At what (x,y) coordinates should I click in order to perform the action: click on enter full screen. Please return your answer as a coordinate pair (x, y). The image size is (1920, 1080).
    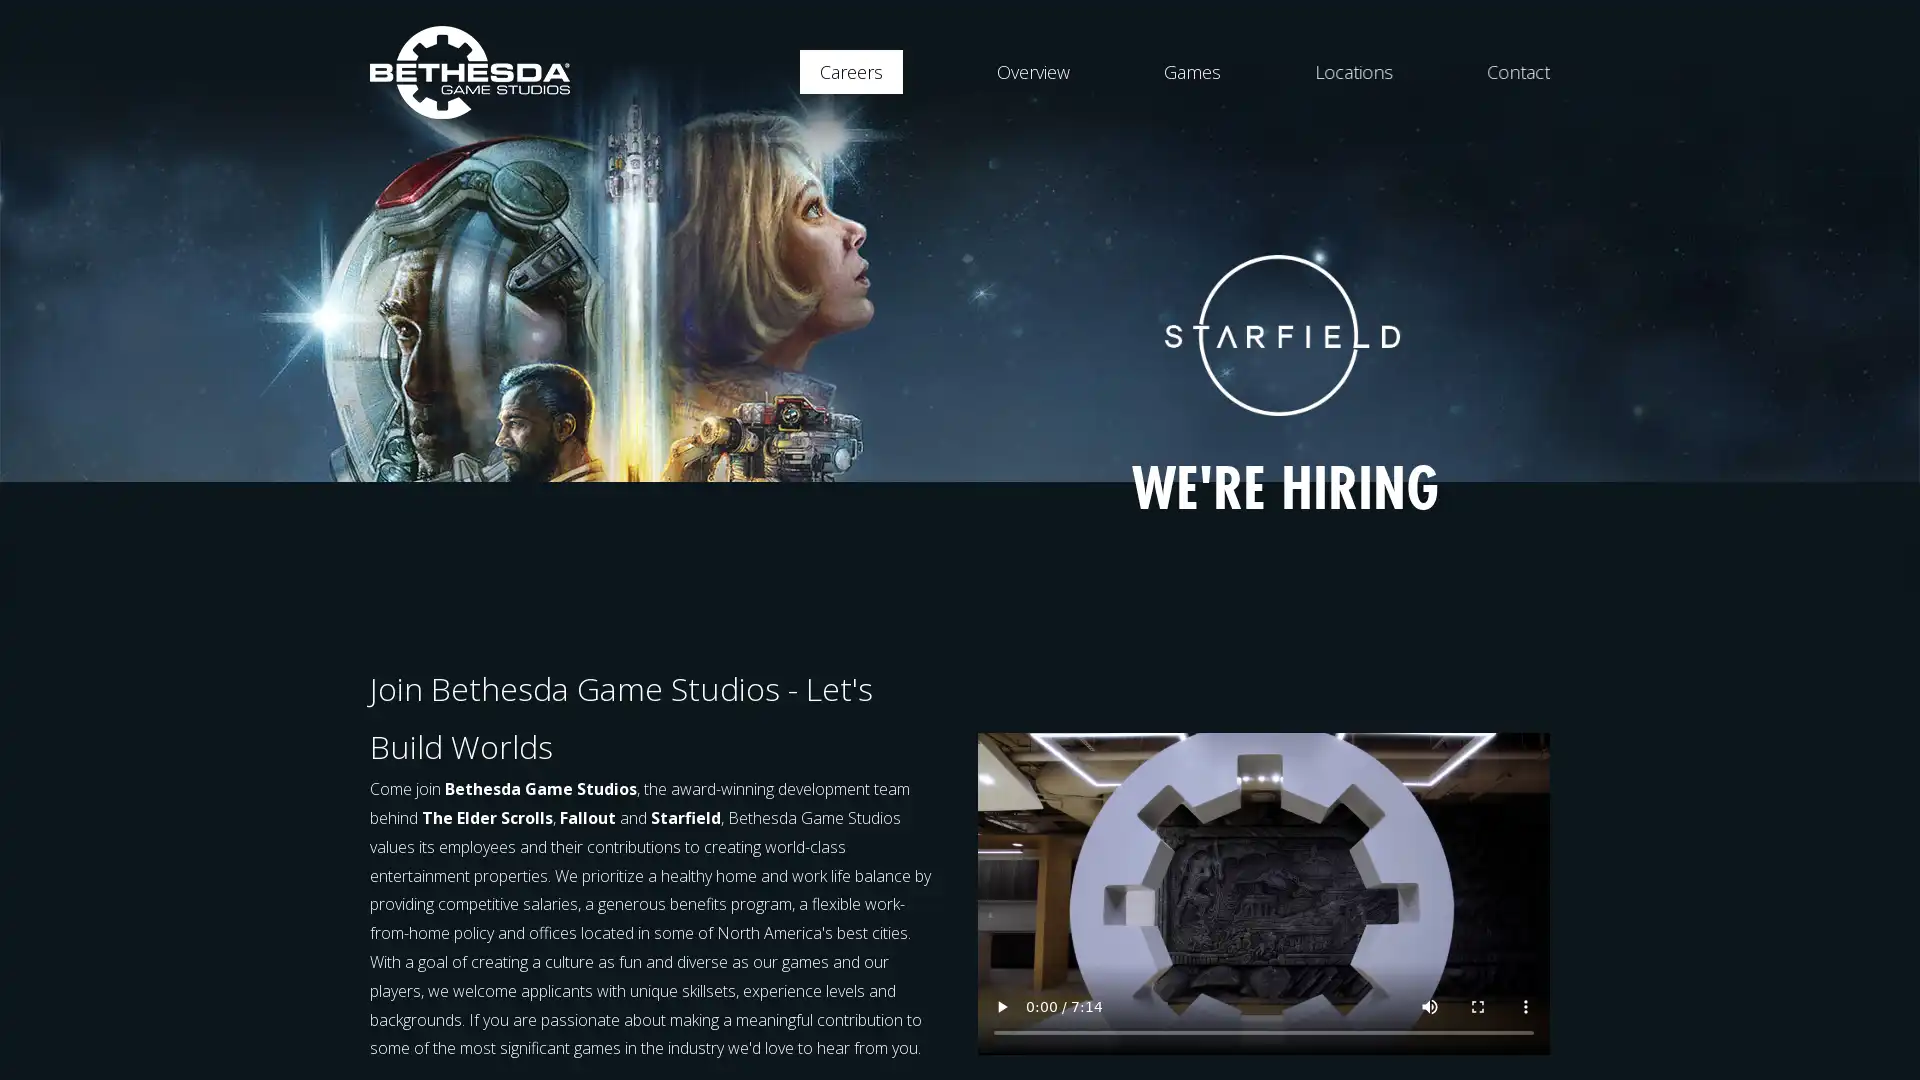
    Looking at the image, I should click on (1478, 1006).